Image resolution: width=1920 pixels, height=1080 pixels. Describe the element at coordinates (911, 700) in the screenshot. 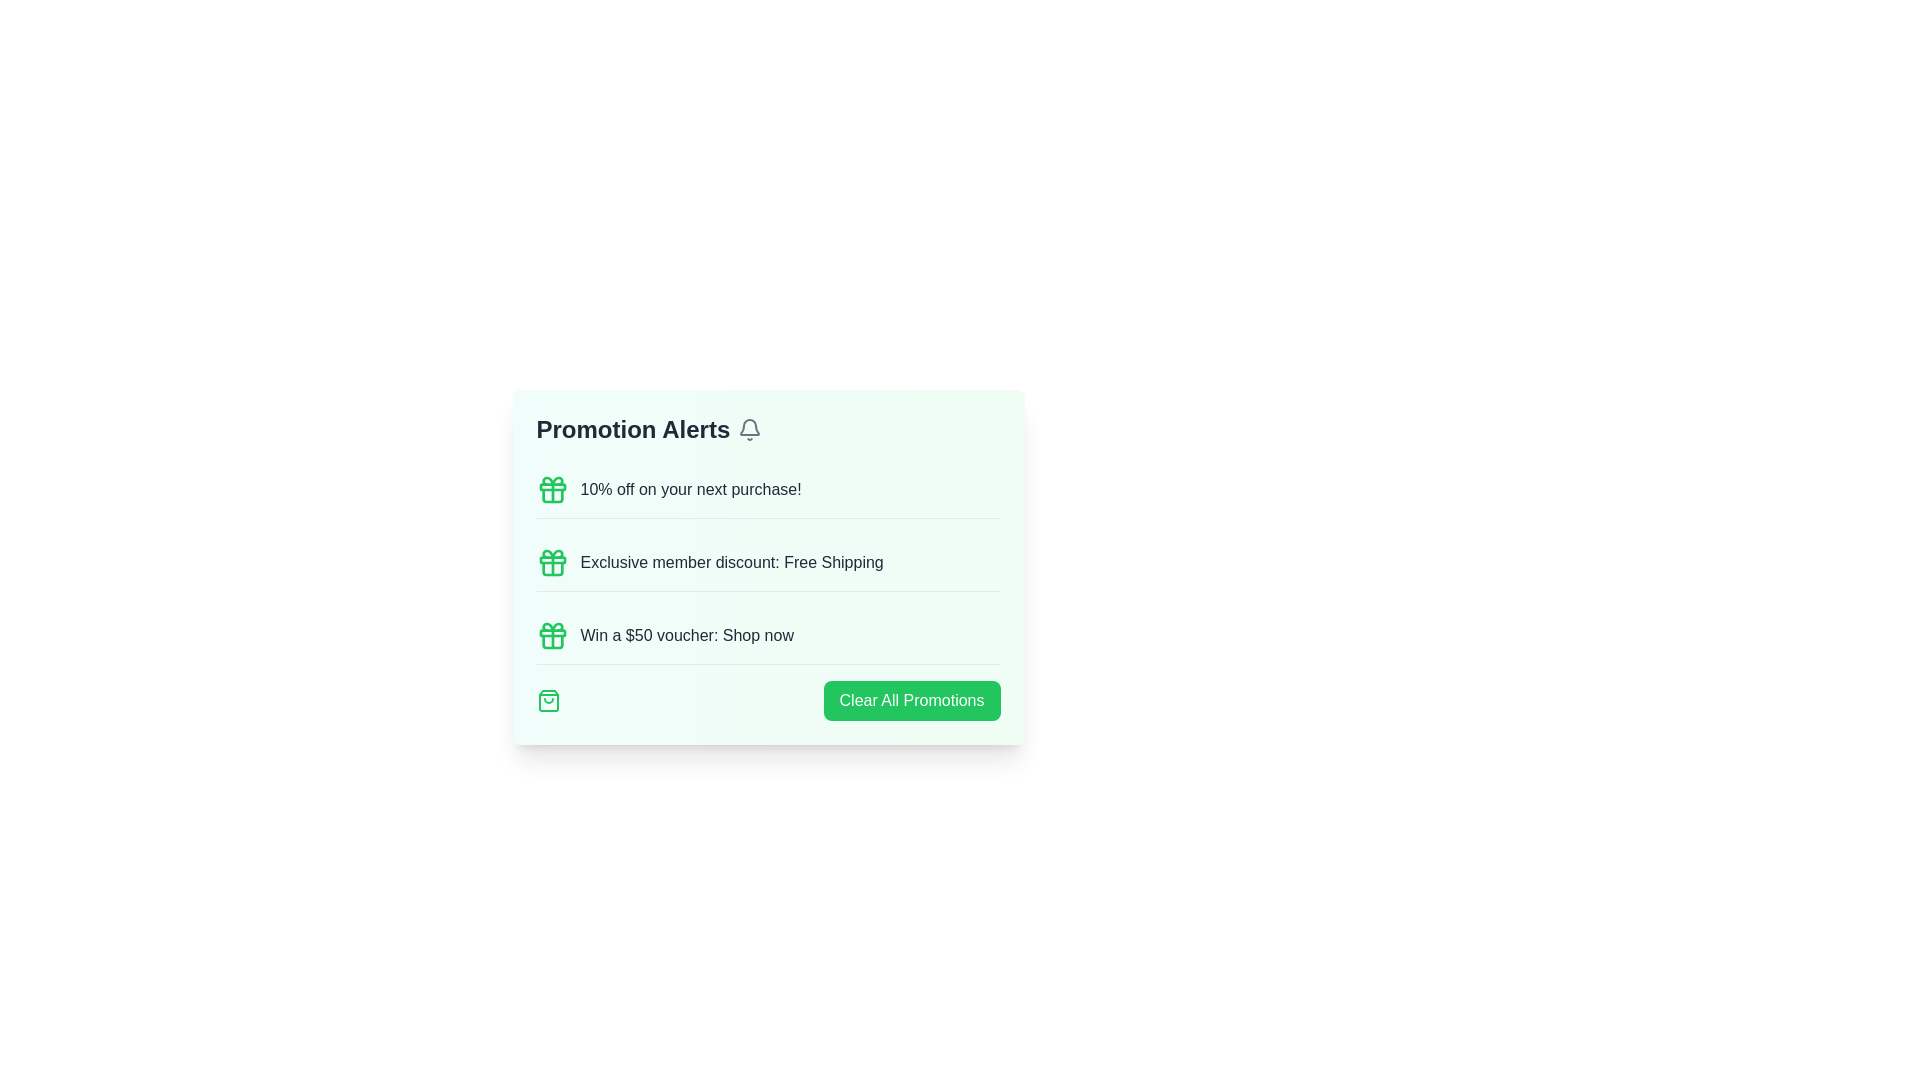

I see `the button located at the bottom-right corner of the promotion alerts panel to clear all active promotions` at that location.